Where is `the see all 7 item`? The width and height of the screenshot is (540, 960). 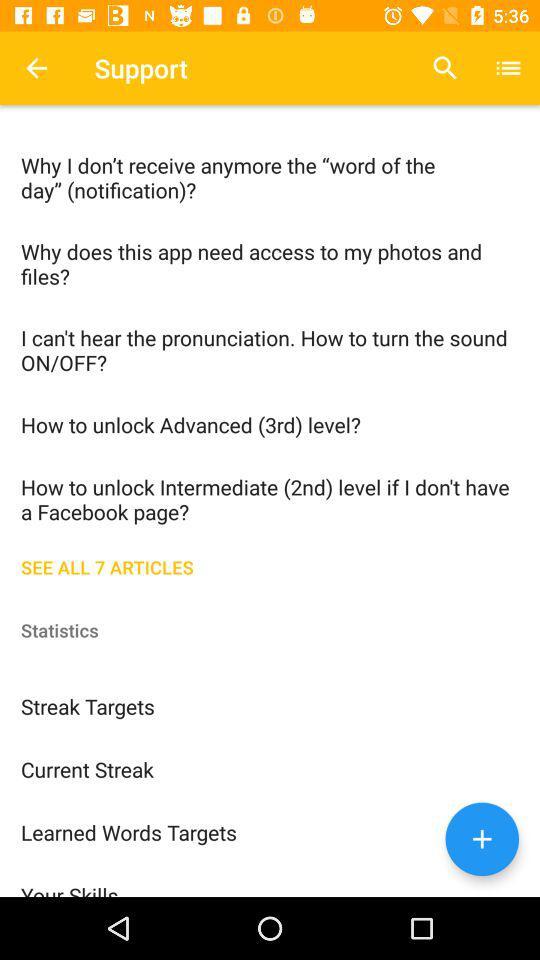
the see all 7 item is located at coordinates (270, 565).